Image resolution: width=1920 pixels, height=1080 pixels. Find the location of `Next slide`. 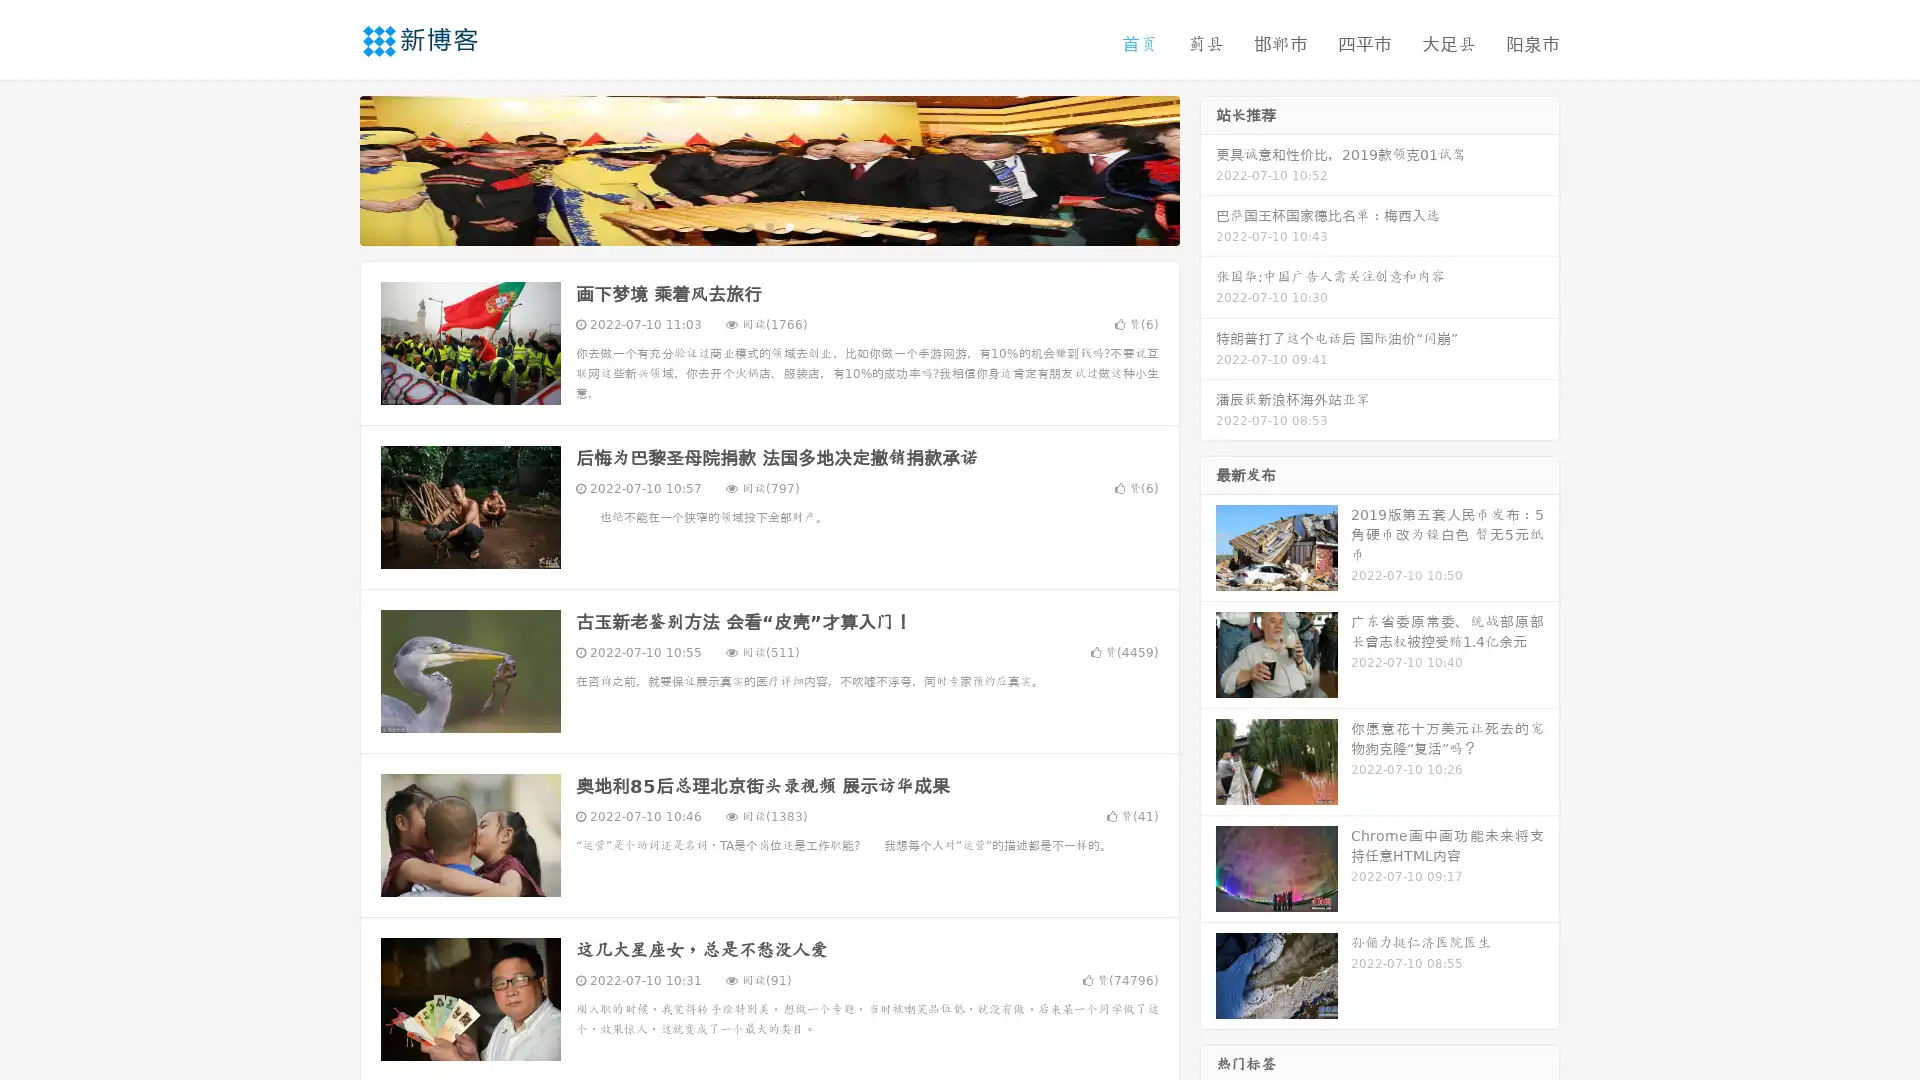

Next slide is located at coordinates (1208, 168).